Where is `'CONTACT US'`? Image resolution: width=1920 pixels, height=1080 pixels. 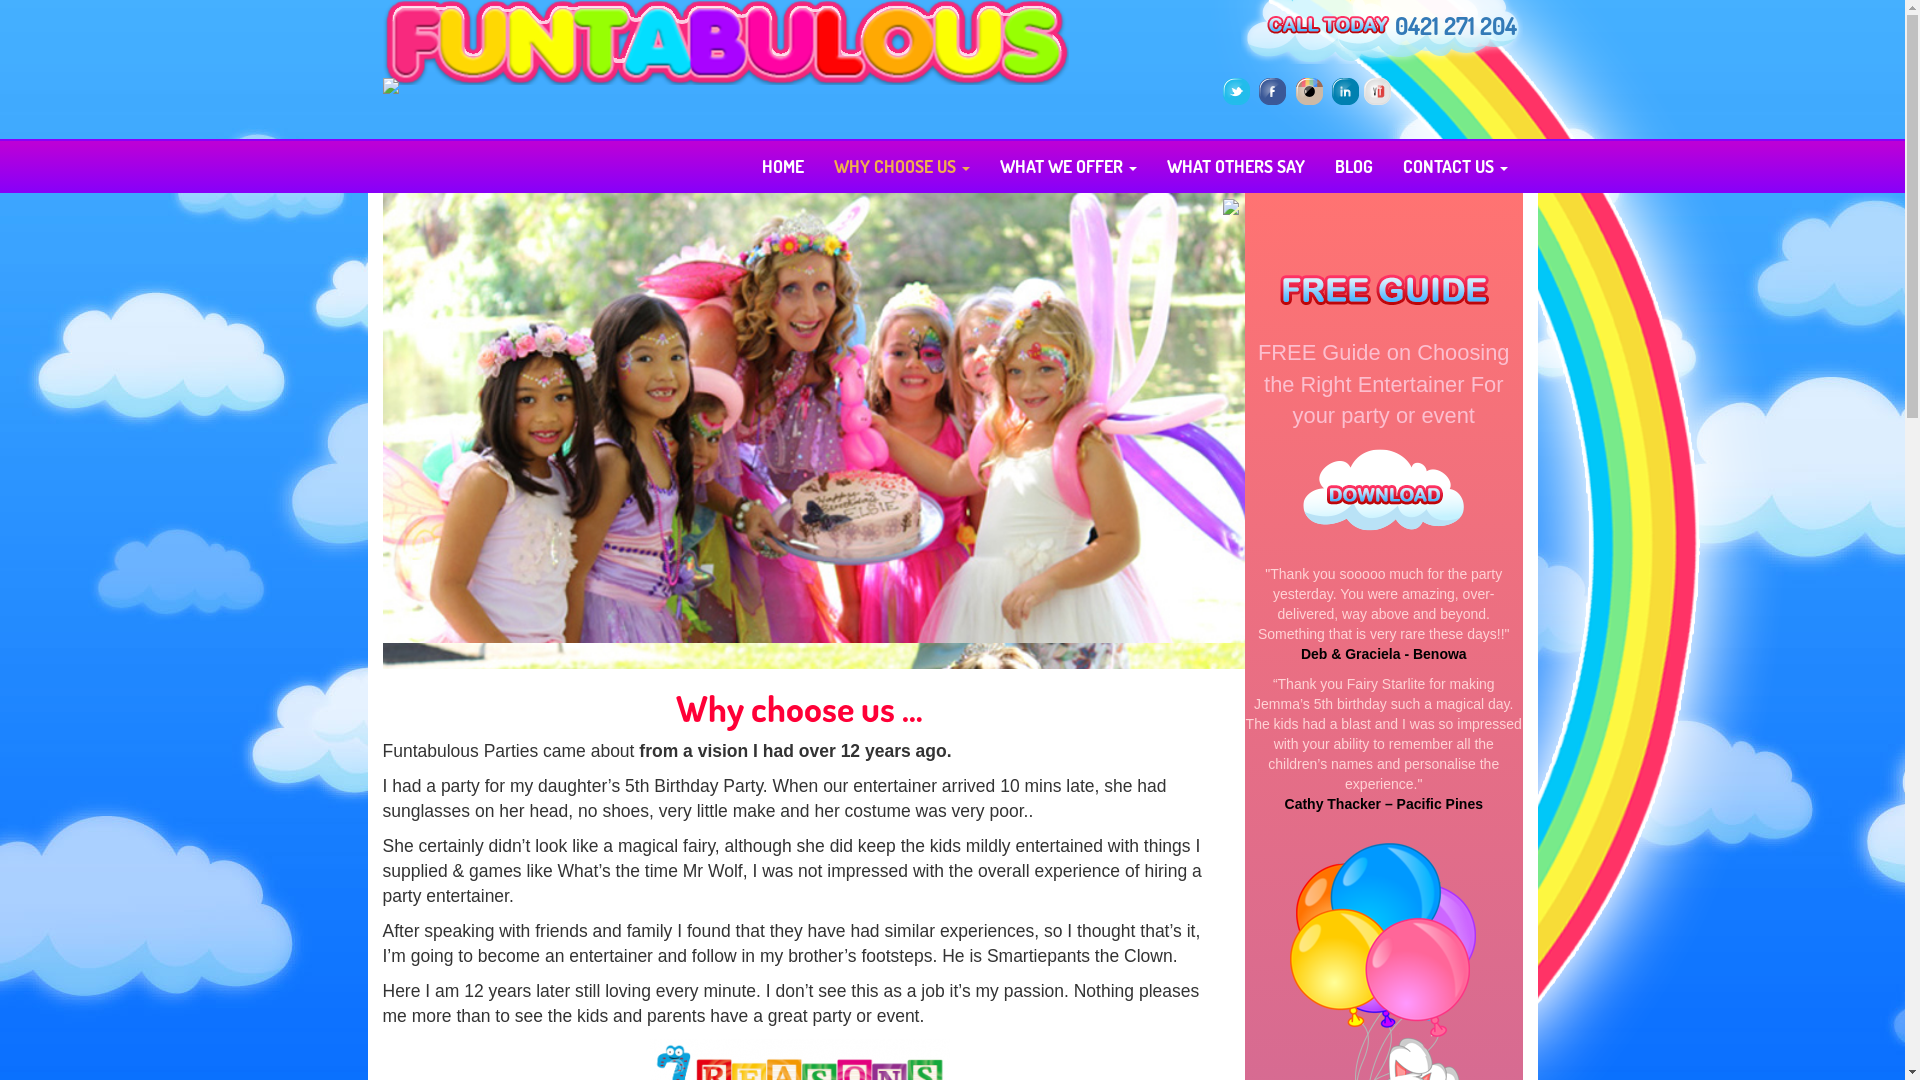 'CONTACT US' is located at coordinates (1455, 164).